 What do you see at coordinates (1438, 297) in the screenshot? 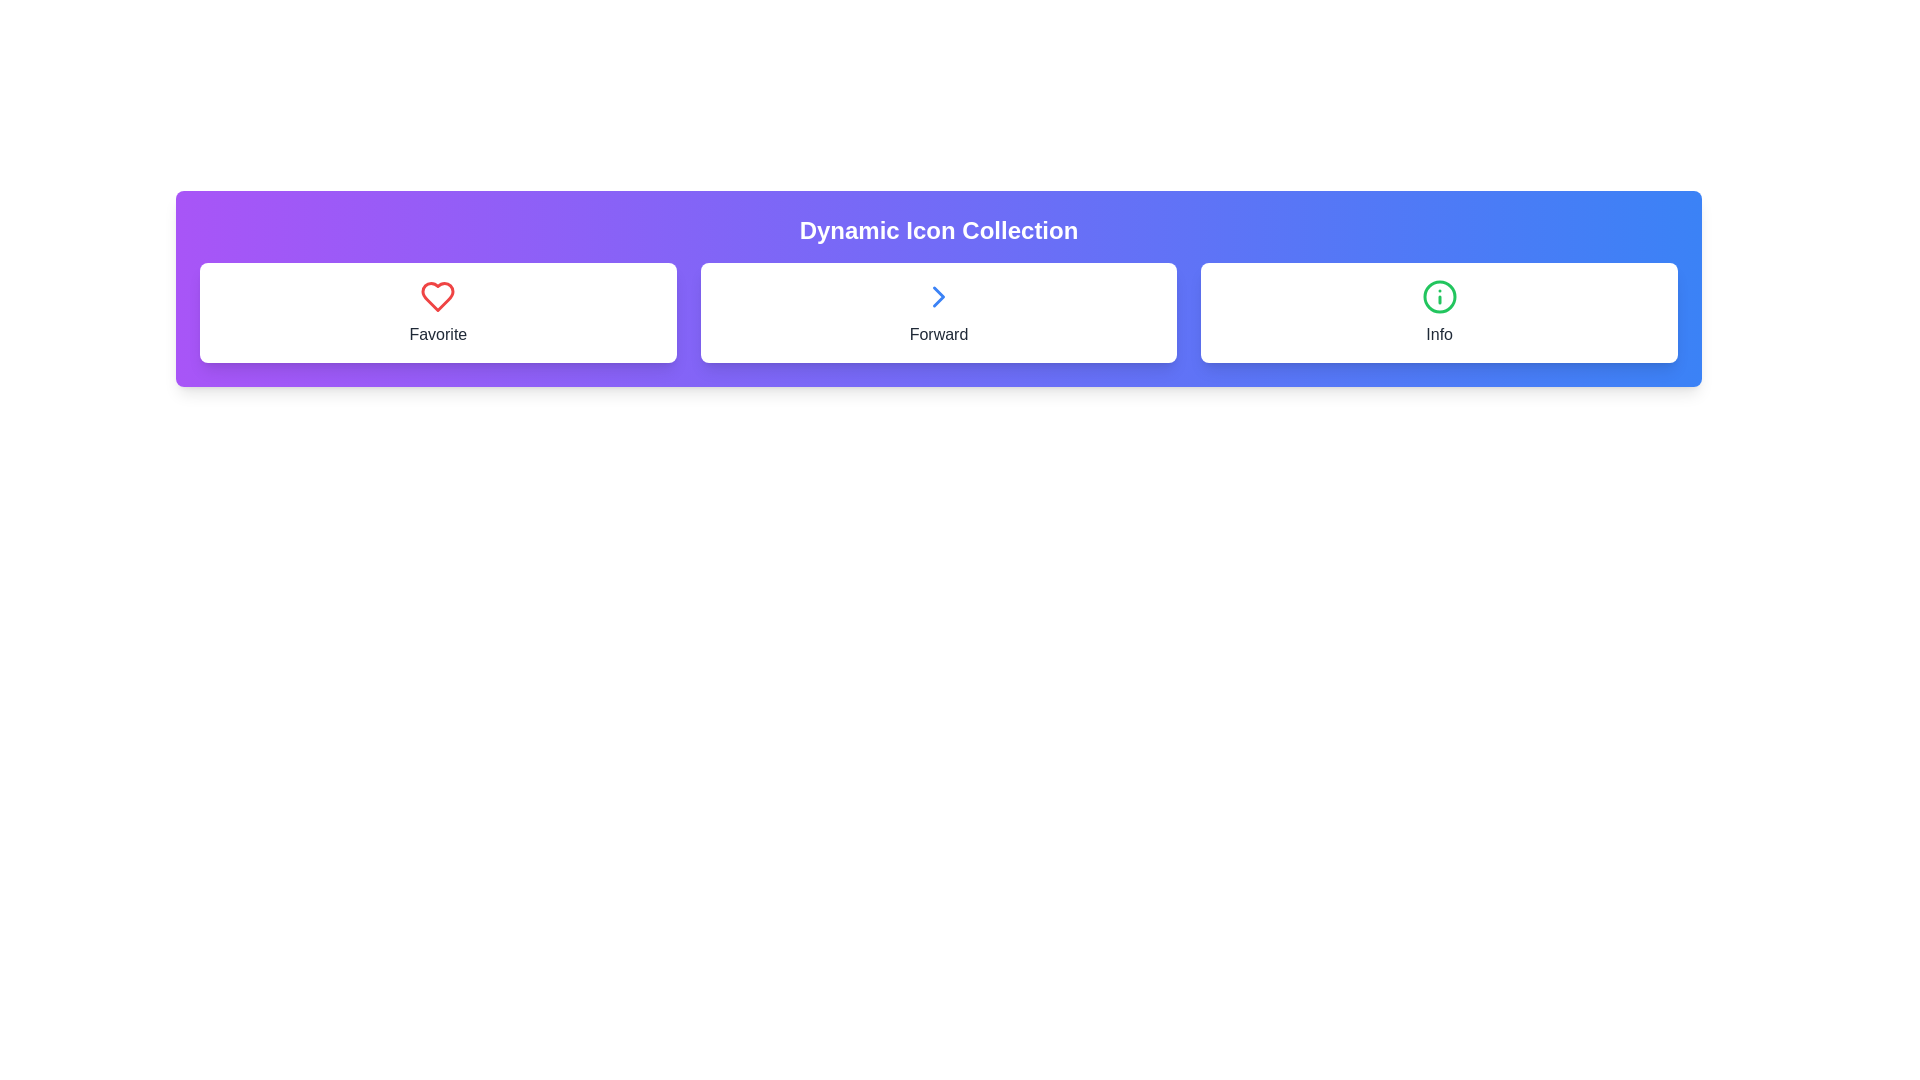
I see `the information icon located within the 'Info' card, which is the third card in a row of three cards labeled 'Favorite', 'Forward', and 'Info'` at bounding box center [1438, 297].